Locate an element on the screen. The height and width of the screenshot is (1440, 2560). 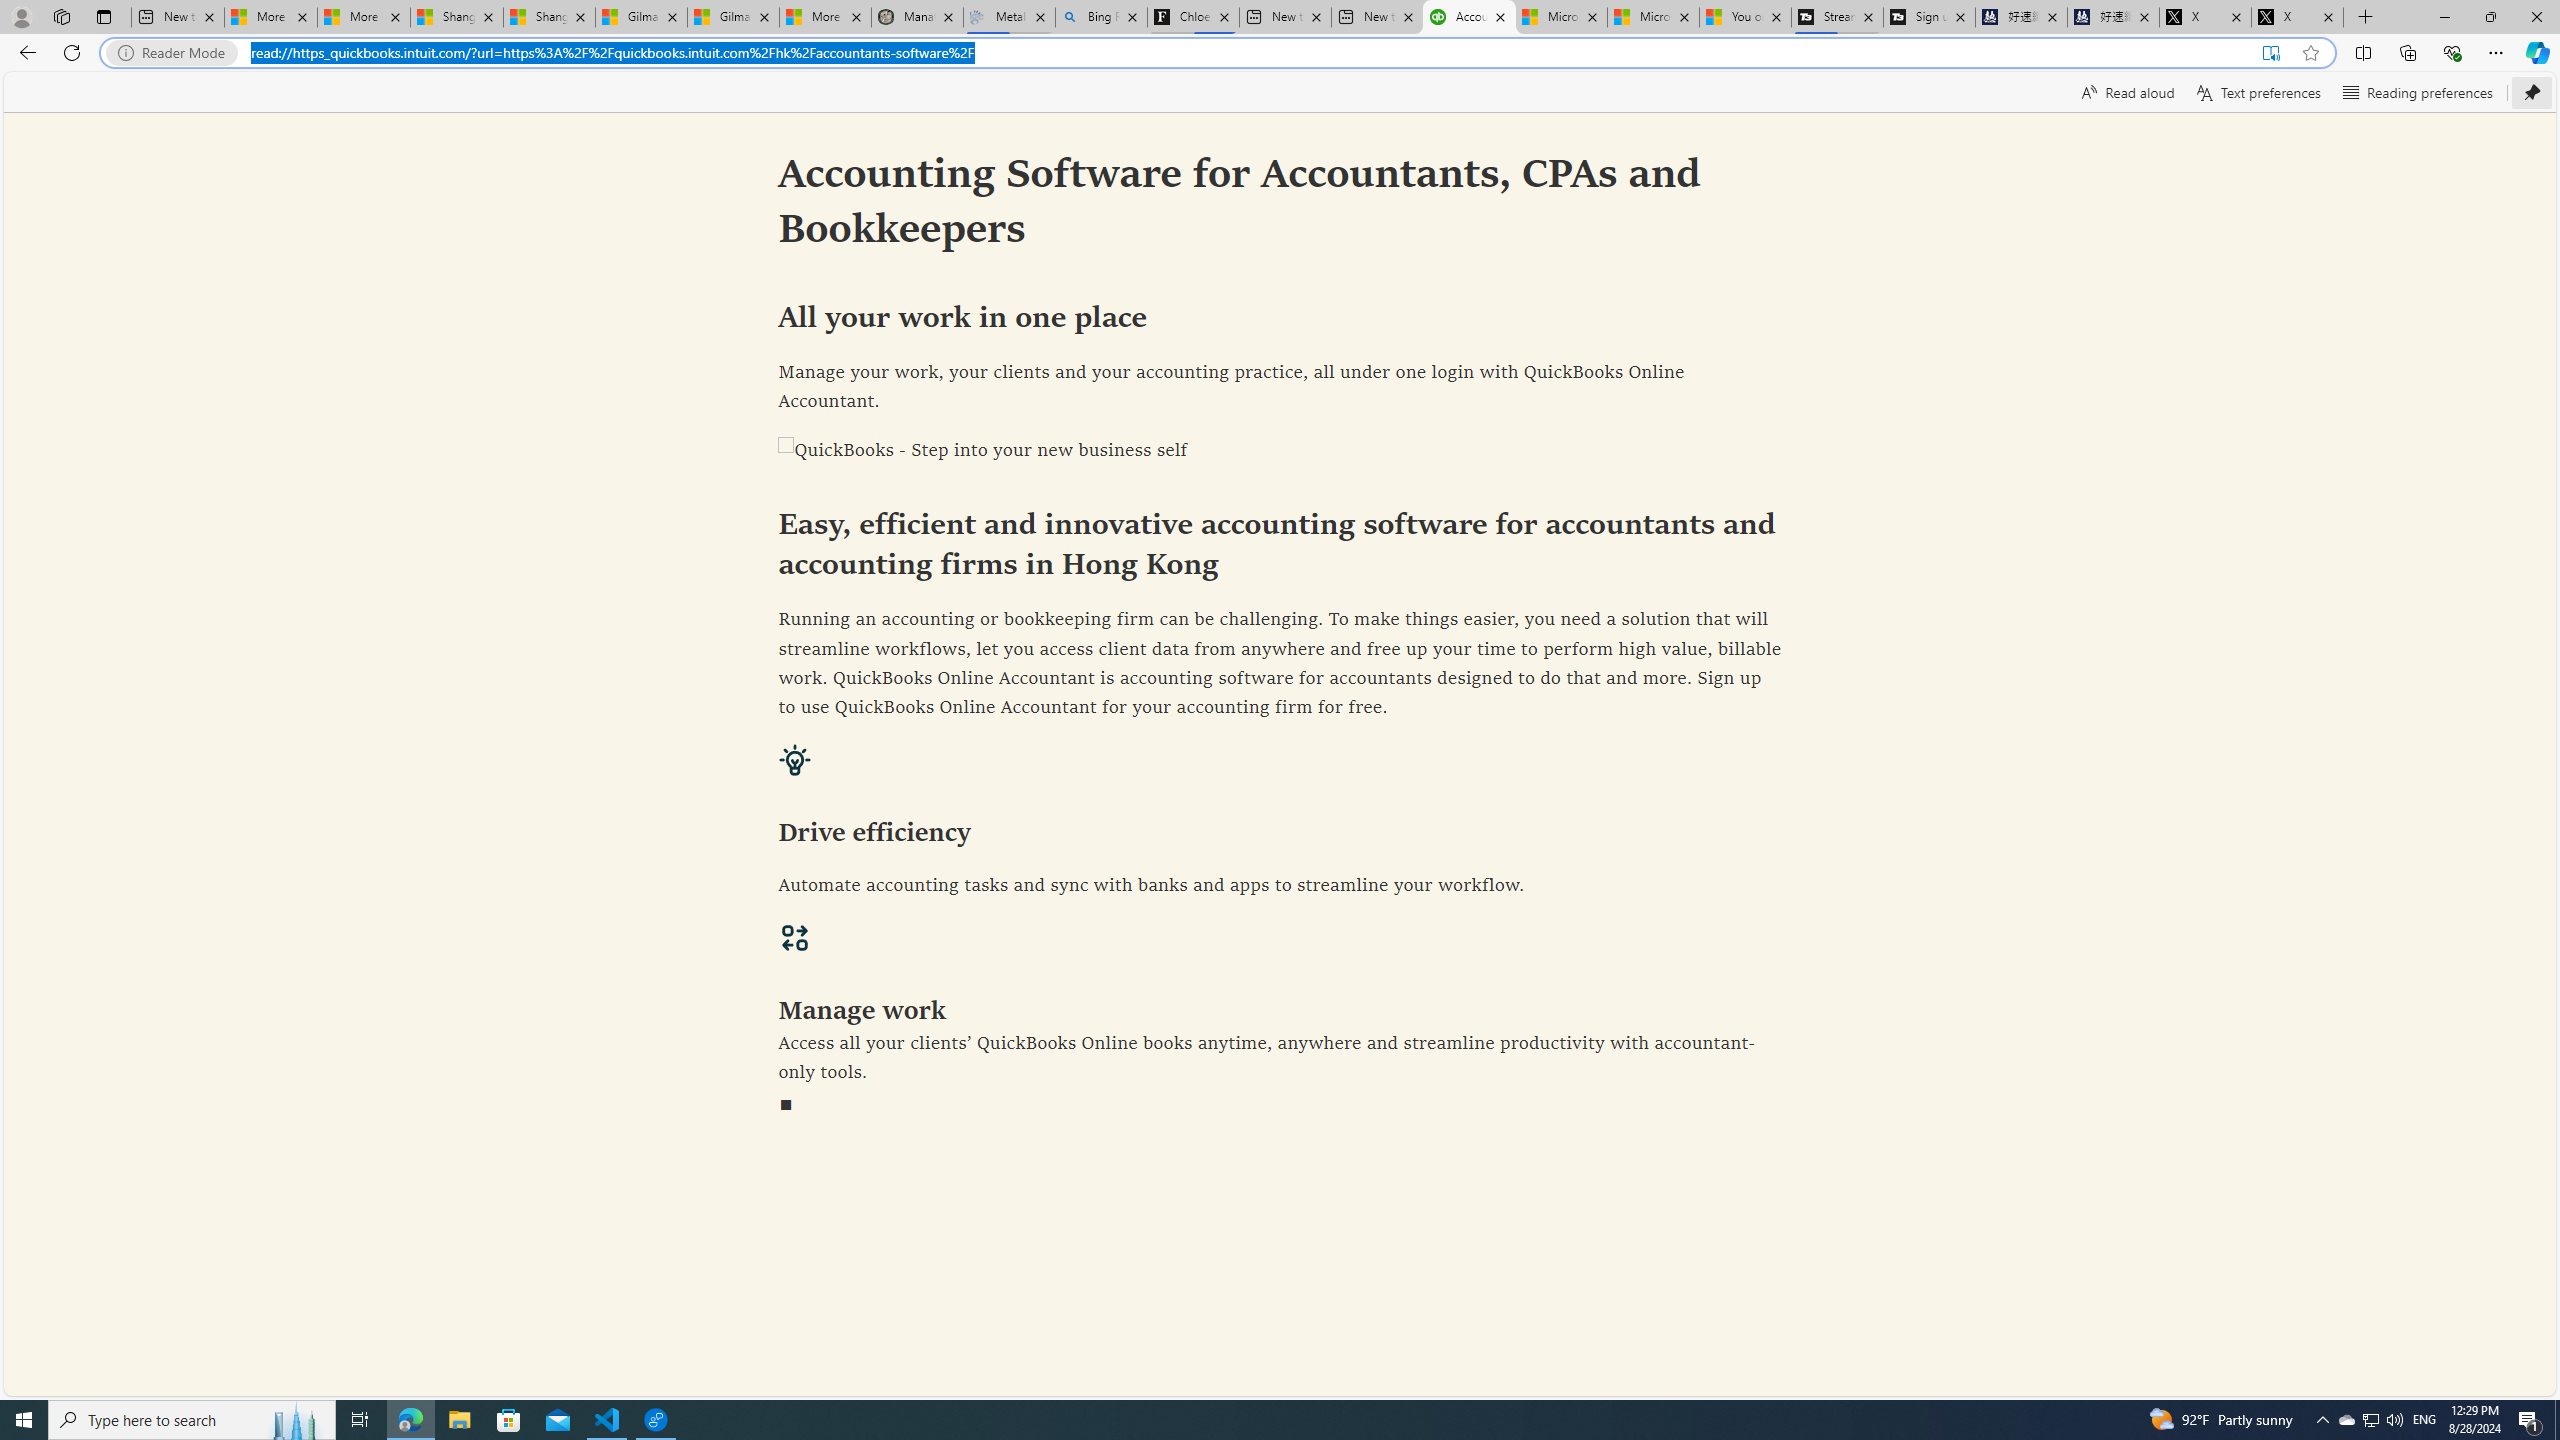
'Streaming Coverage | T3' is located at coordinates (1835, 16).